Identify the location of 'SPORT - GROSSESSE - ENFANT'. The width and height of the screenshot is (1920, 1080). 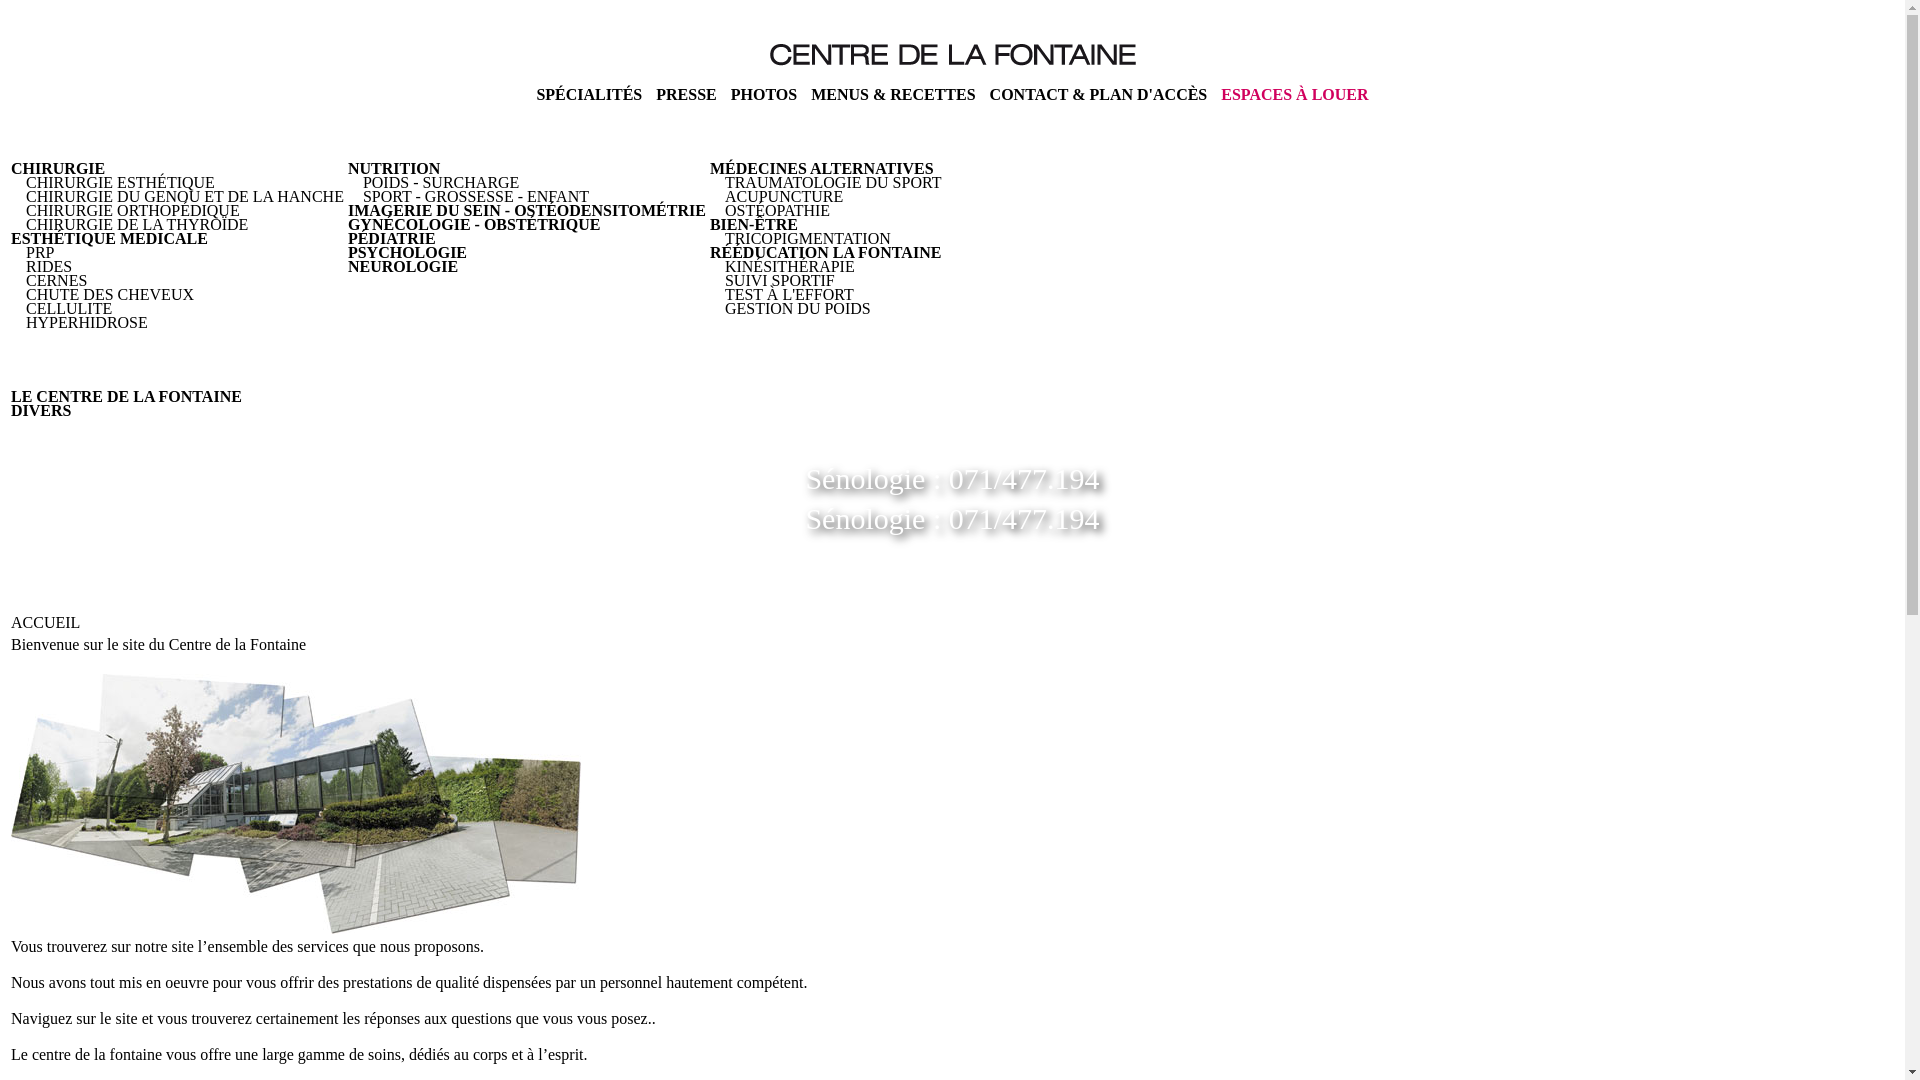
(363, 196).